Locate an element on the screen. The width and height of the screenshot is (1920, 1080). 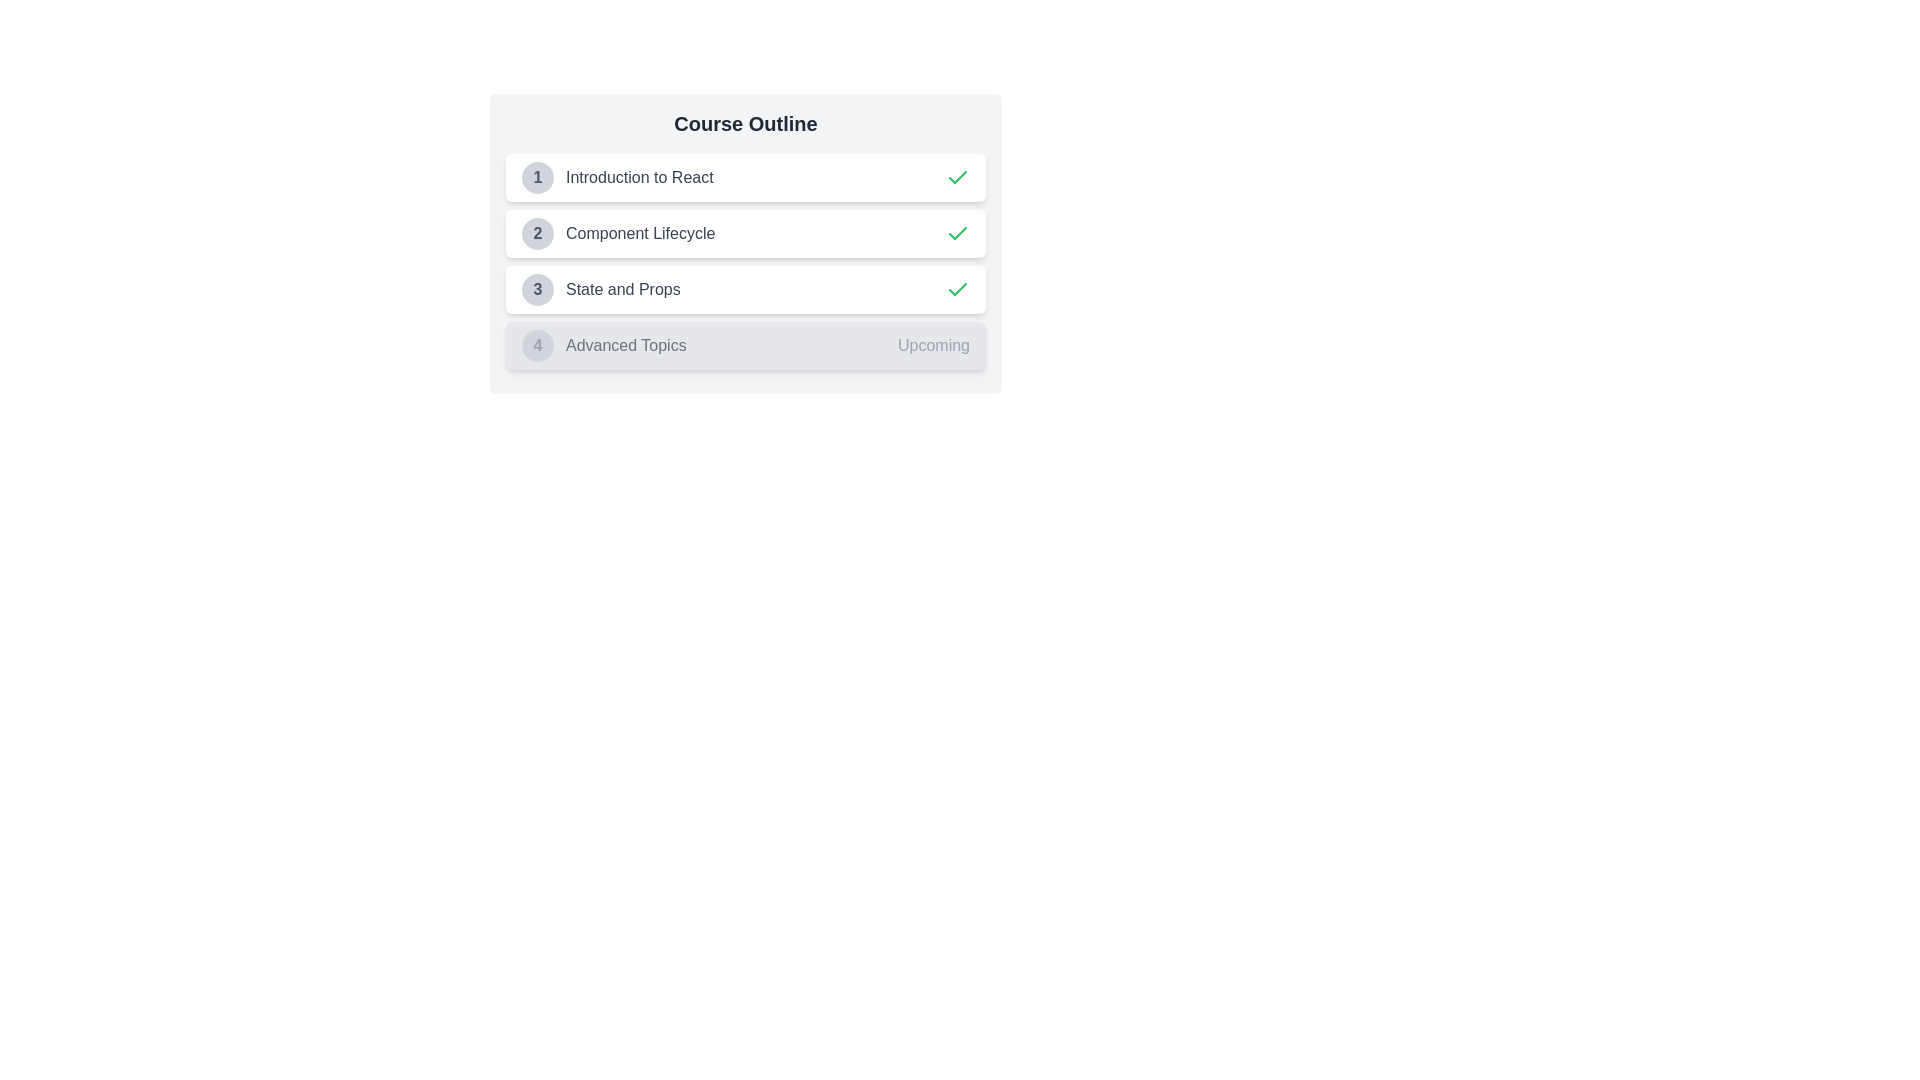
the completion status by interacting with the green checkmark icon, which indicates the status of the 'Introduction to React' item in the Course Outline is located at coordinates (957, 232).